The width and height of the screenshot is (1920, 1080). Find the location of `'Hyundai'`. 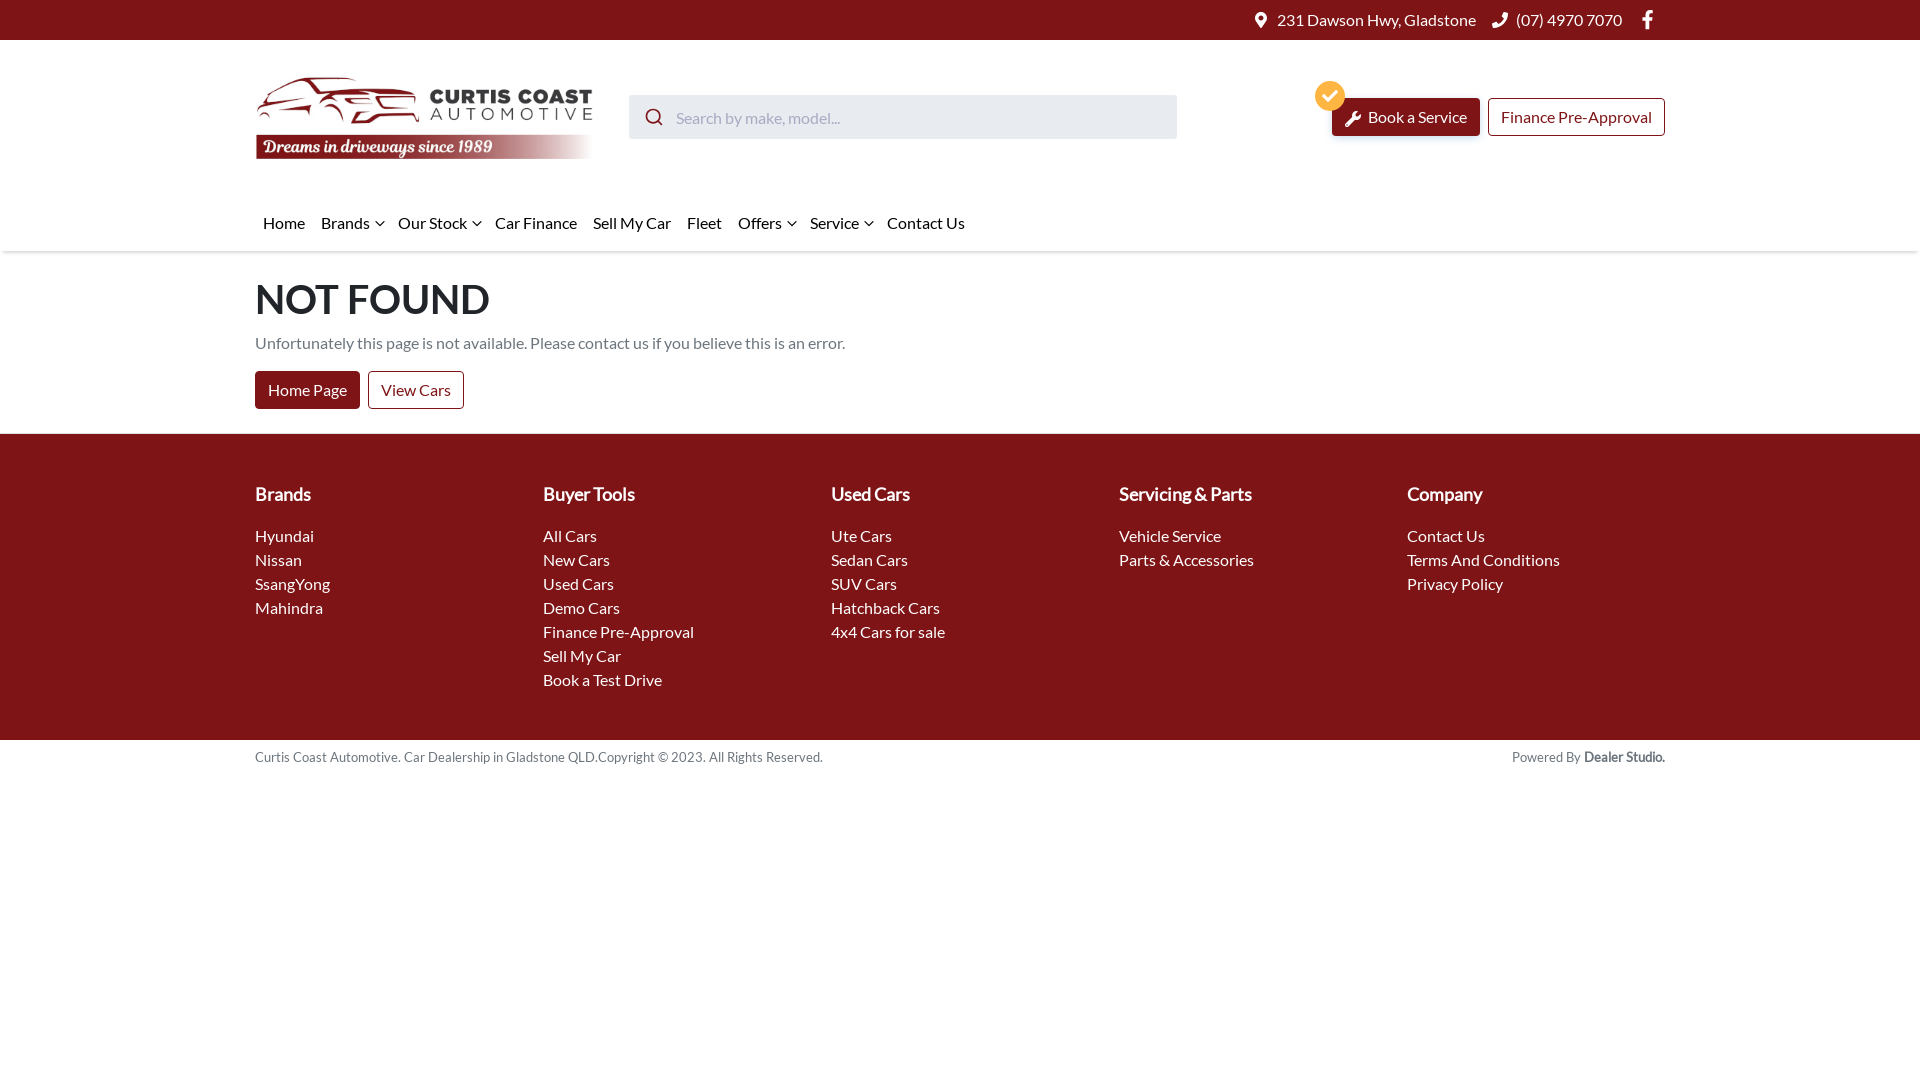

'Hyundai' is located at coordinates (283, 534).